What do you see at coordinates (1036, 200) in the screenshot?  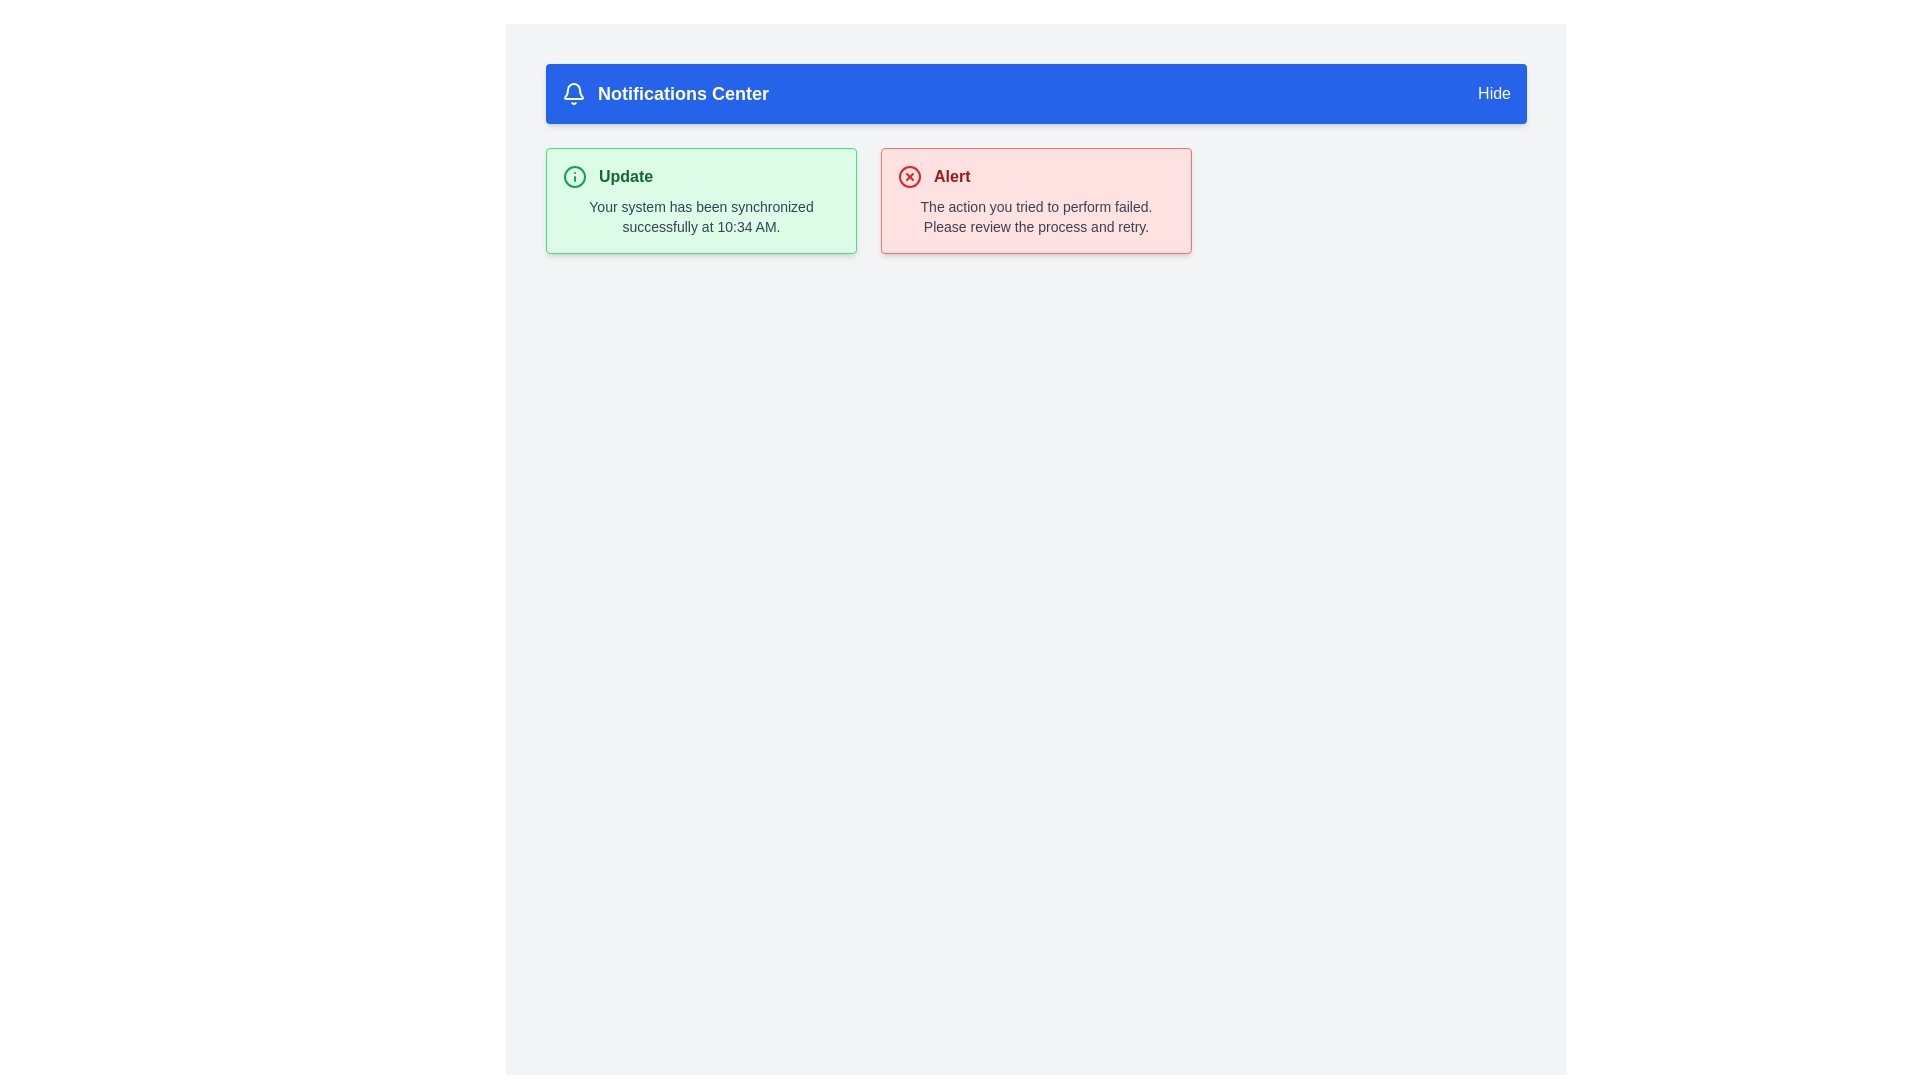 I see `the Notification component, which is a warning message with a red border and background, containing an error icon and the title 'Alert' in bold red text` at bounding box center [1036, 200].